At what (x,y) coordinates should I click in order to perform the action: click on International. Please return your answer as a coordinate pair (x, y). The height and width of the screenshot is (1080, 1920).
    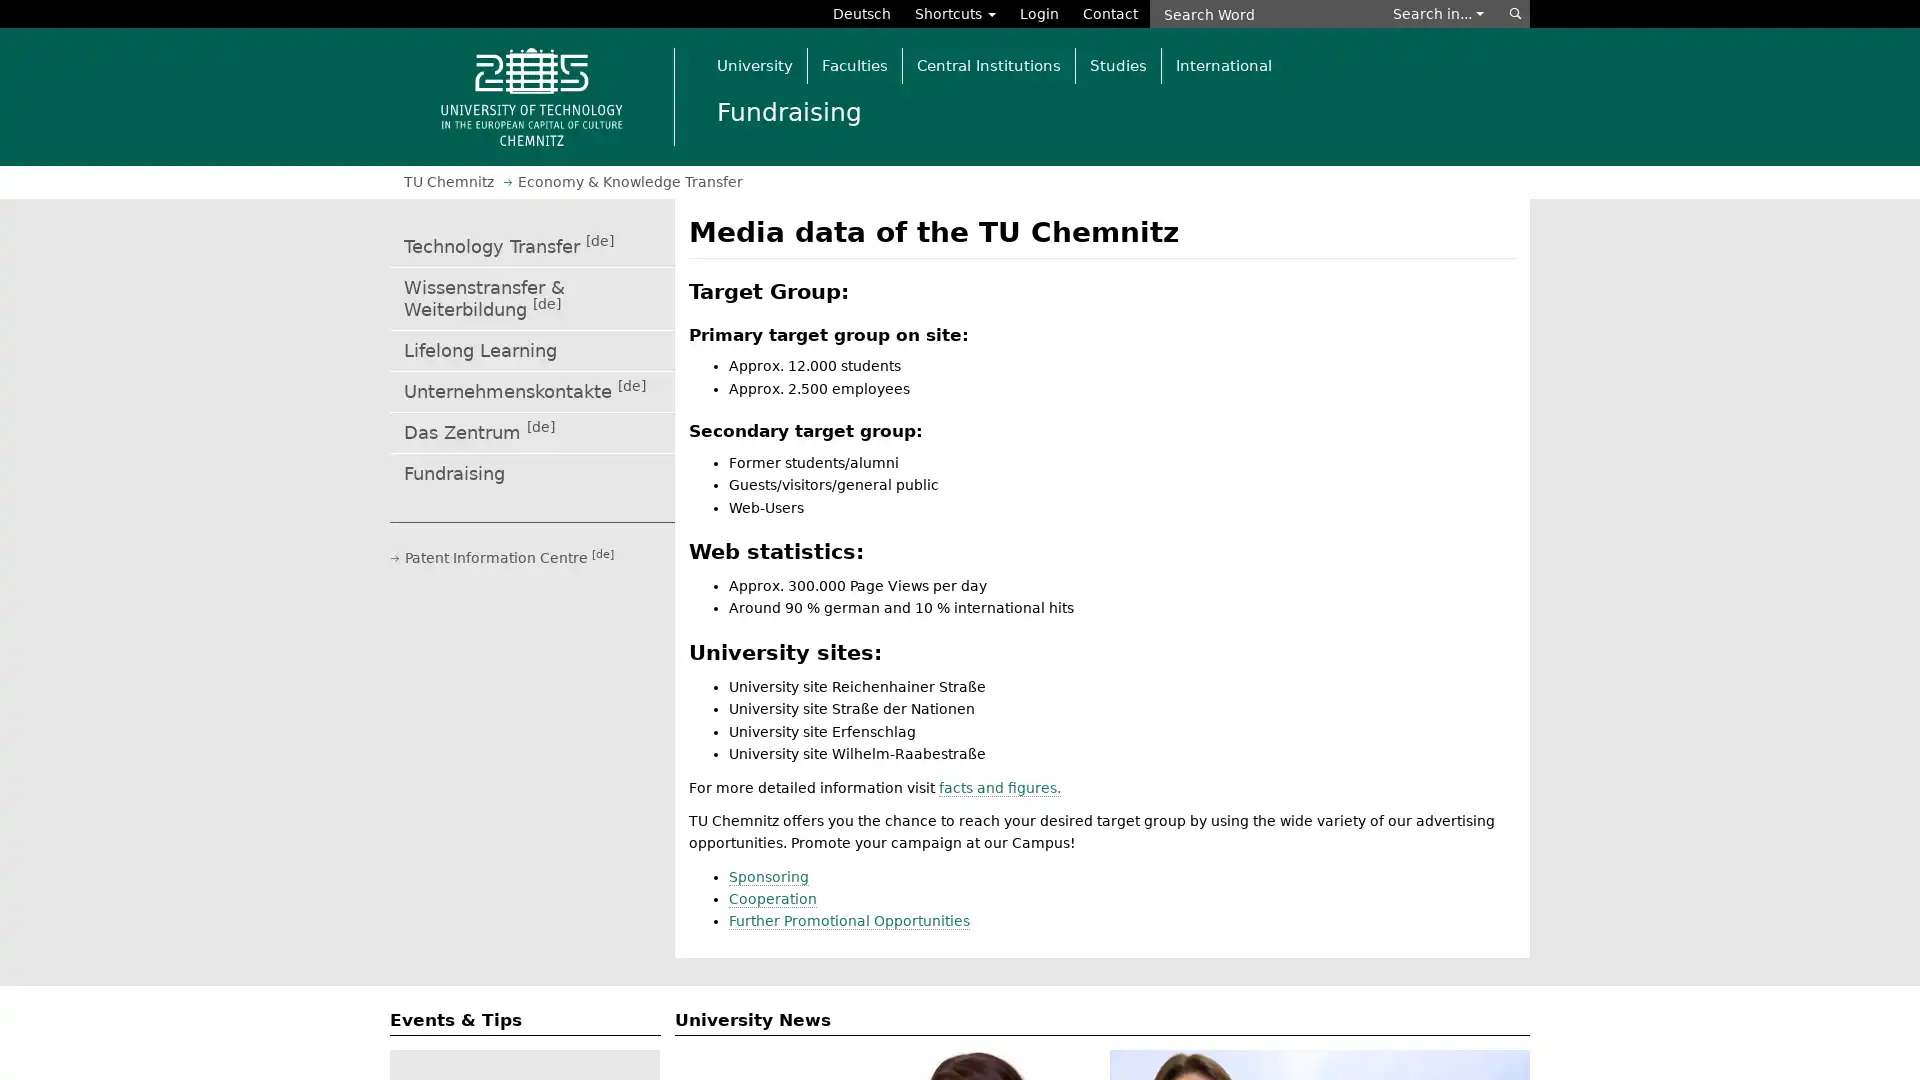
    Looking at the image, I should click on (1222, 64).